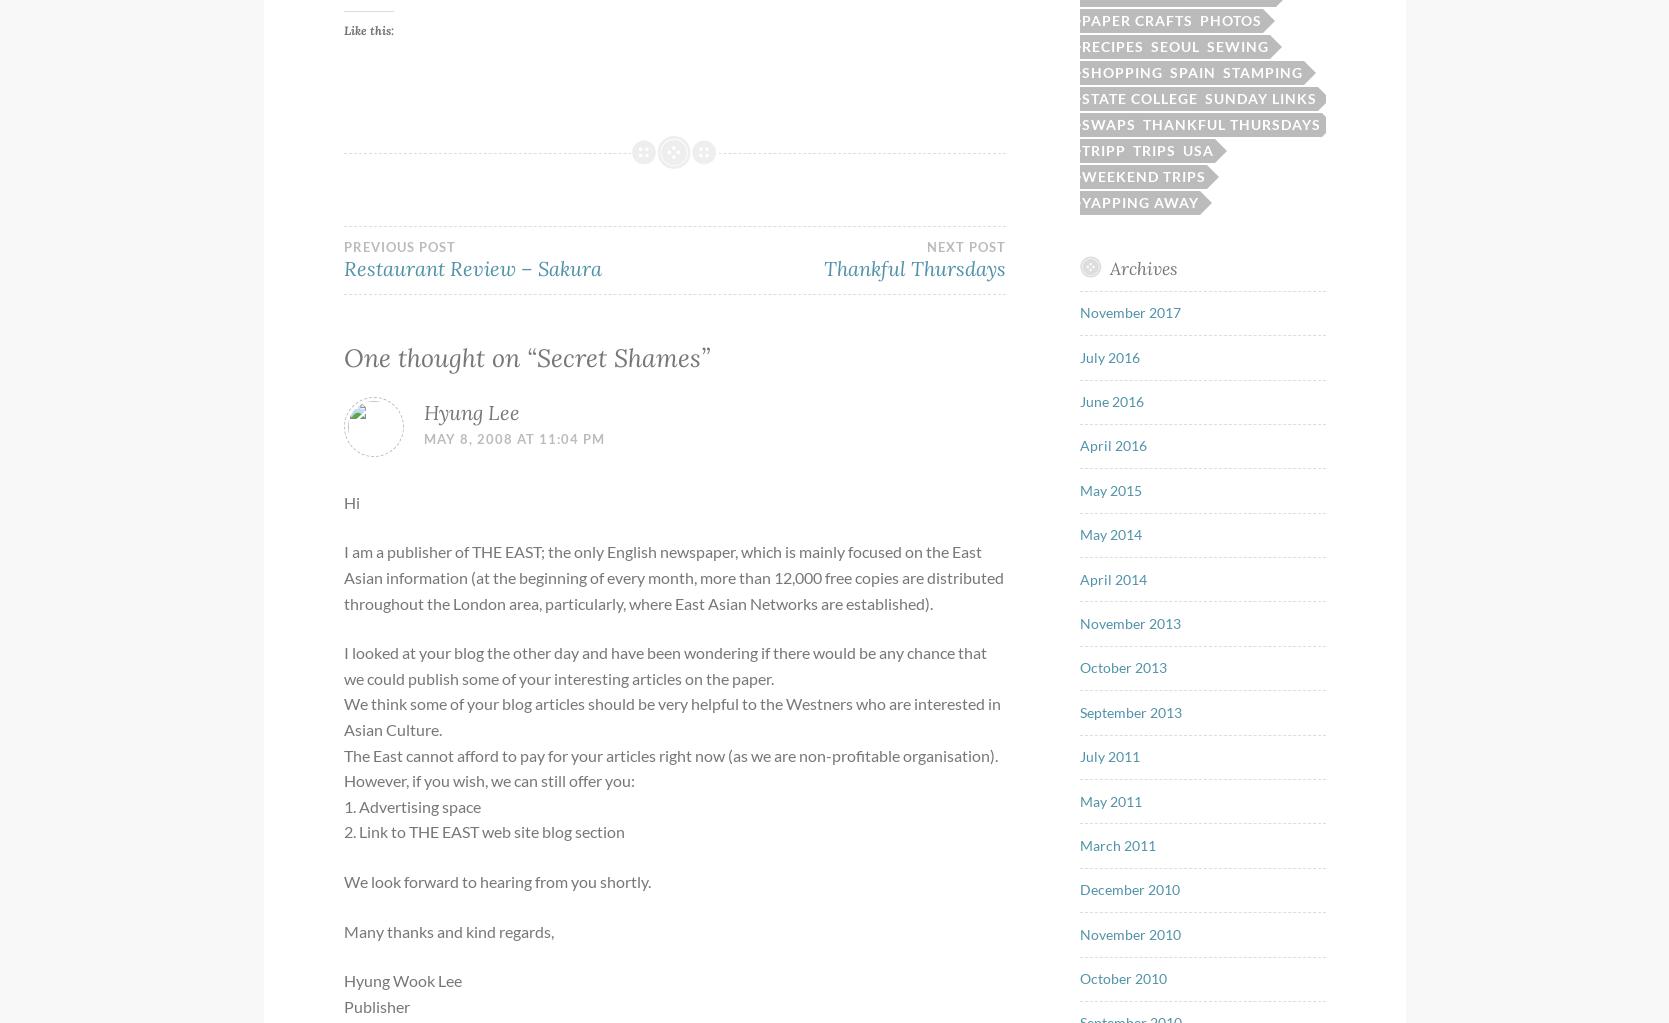 The height and width of the screenshot is (1023, 1669). What do you see at coordinates (1112, 401) in the screenshot?
I see `'June 2016'` at bounding box center [1112, 401].